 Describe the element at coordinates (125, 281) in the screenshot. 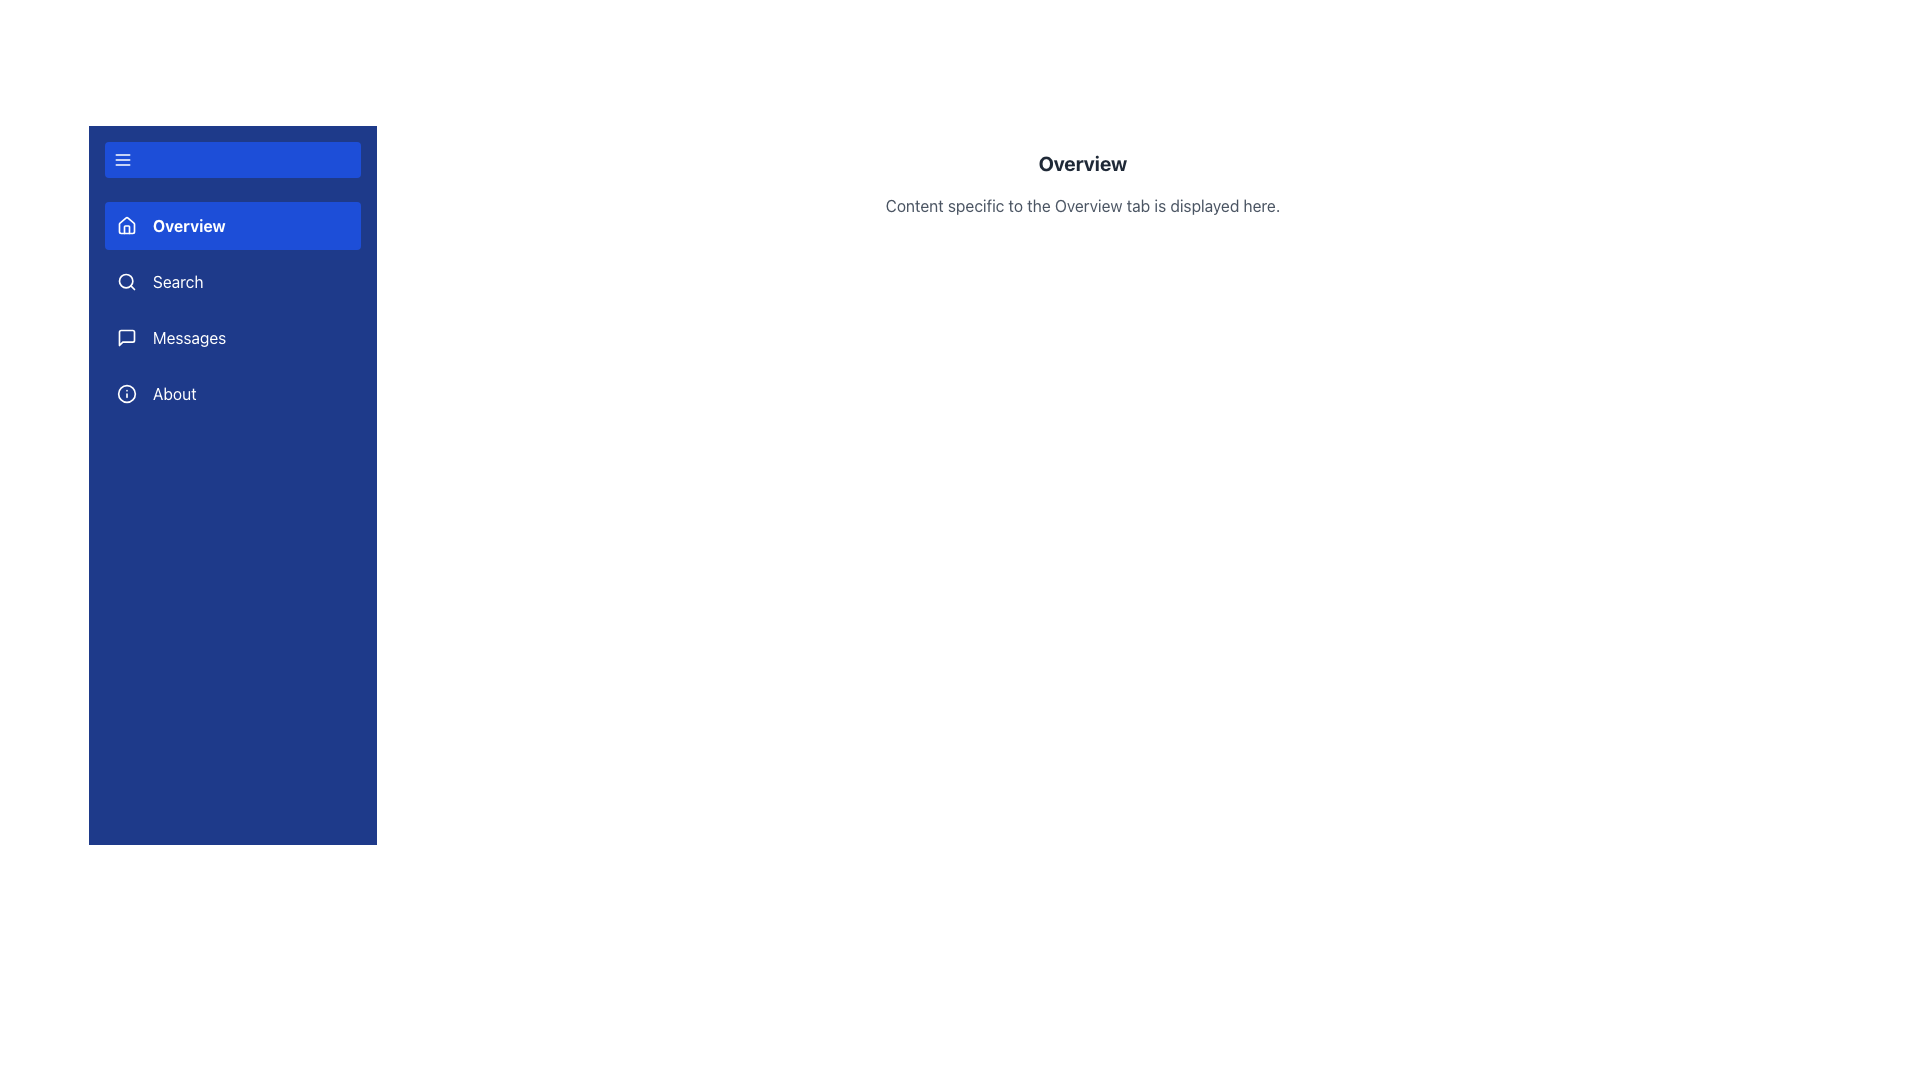

I see `the magnifying glass icon in the sidebar navigation menu, which is located to the left of the 'Search' text label` at that location.